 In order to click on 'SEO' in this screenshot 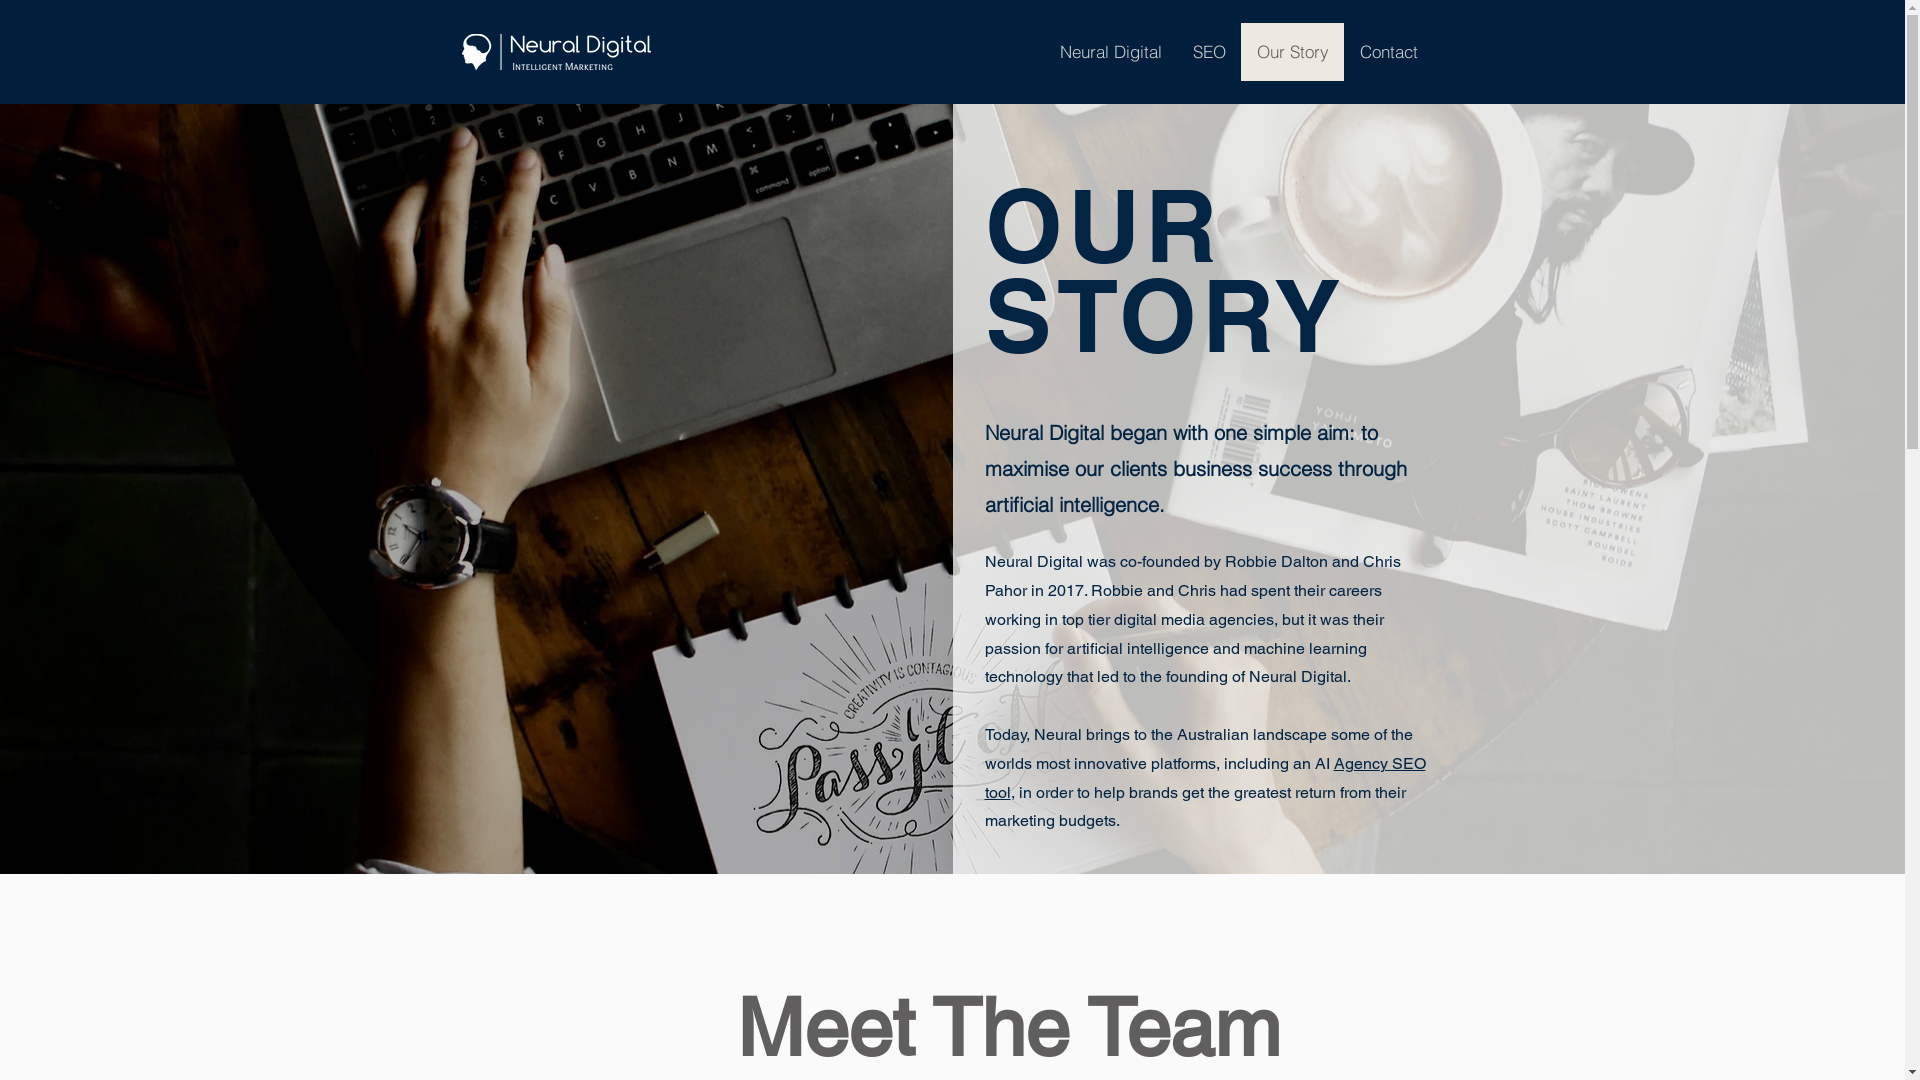, I will do `click(1208, 50)`.